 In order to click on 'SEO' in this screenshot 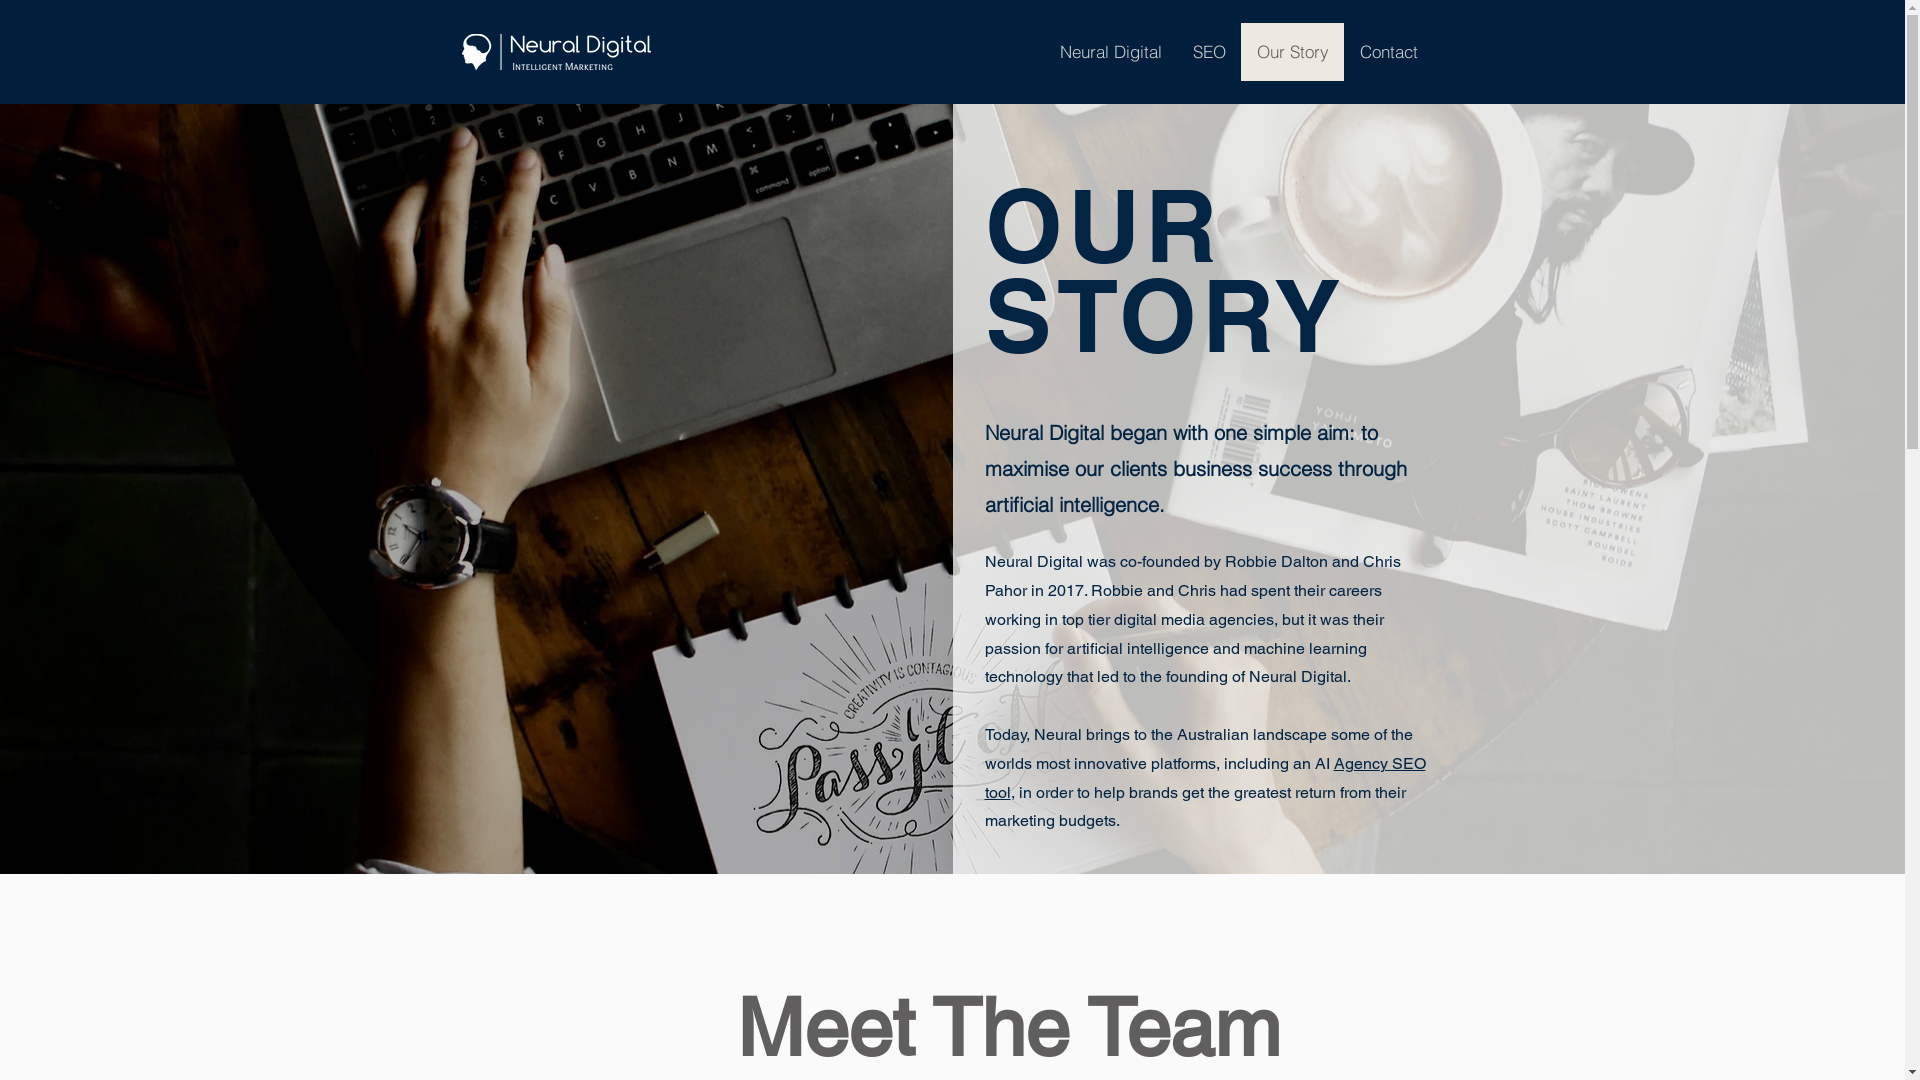, I will do `click(1208, 50)`.